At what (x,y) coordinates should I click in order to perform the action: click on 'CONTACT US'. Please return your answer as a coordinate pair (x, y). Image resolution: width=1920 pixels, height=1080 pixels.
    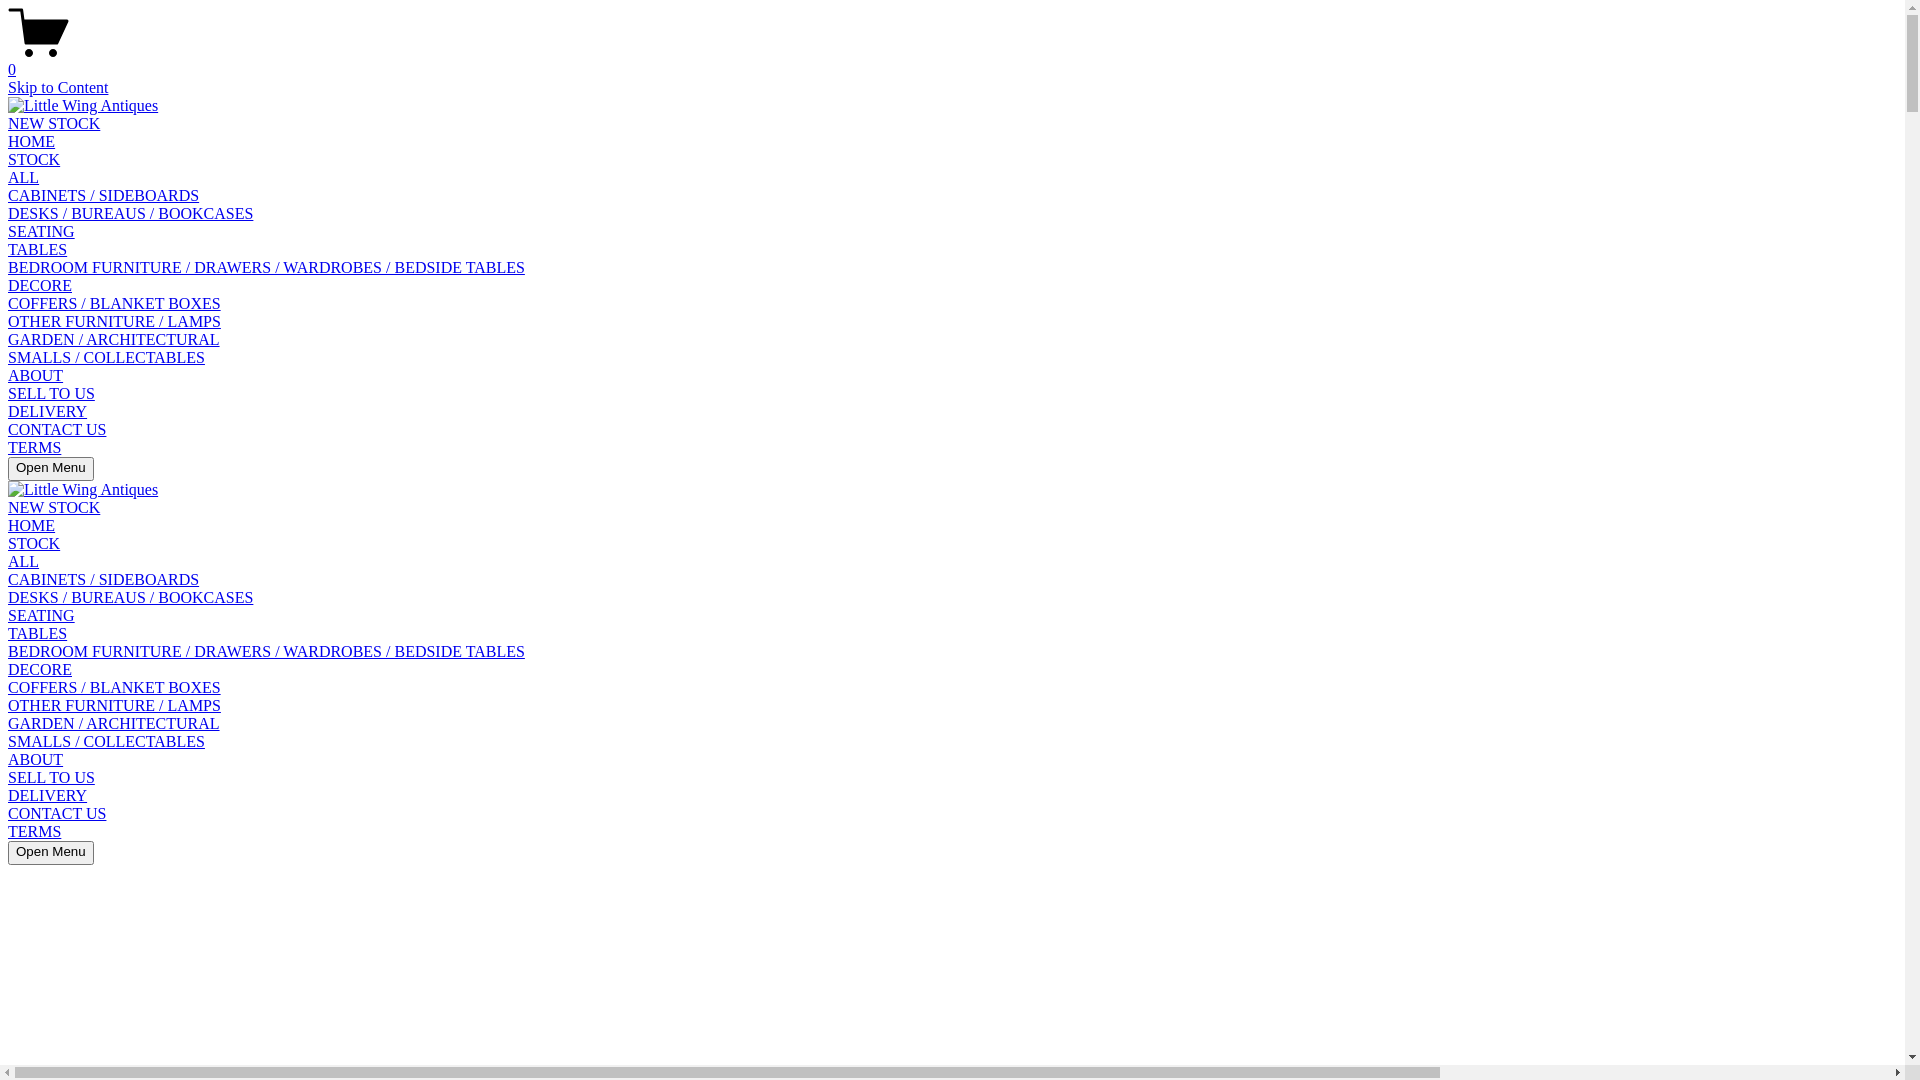
    Looking at the image, I should click on (57, 428).